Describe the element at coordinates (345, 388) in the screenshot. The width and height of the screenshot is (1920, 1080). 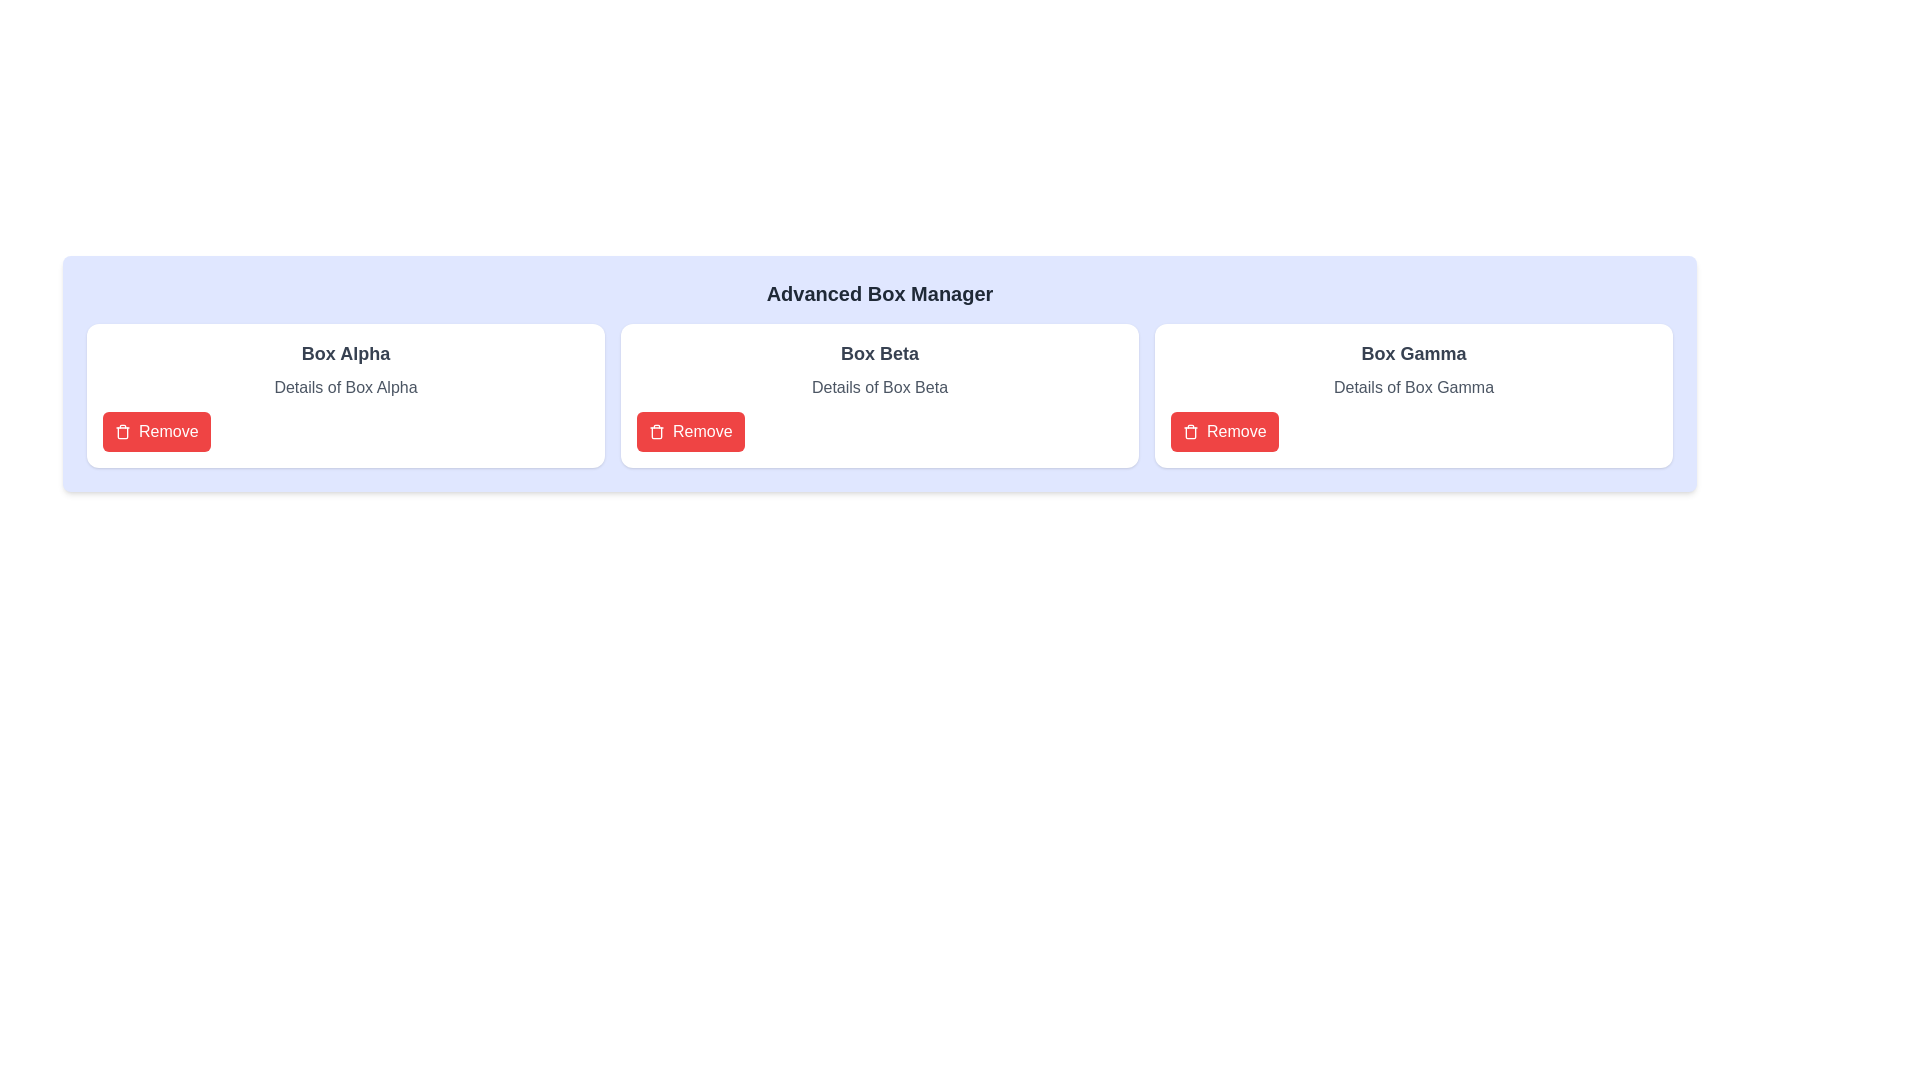
I see `the descriptive text label located beneath the title 'Box Alpha' and above the 'Remove' button` at that location.